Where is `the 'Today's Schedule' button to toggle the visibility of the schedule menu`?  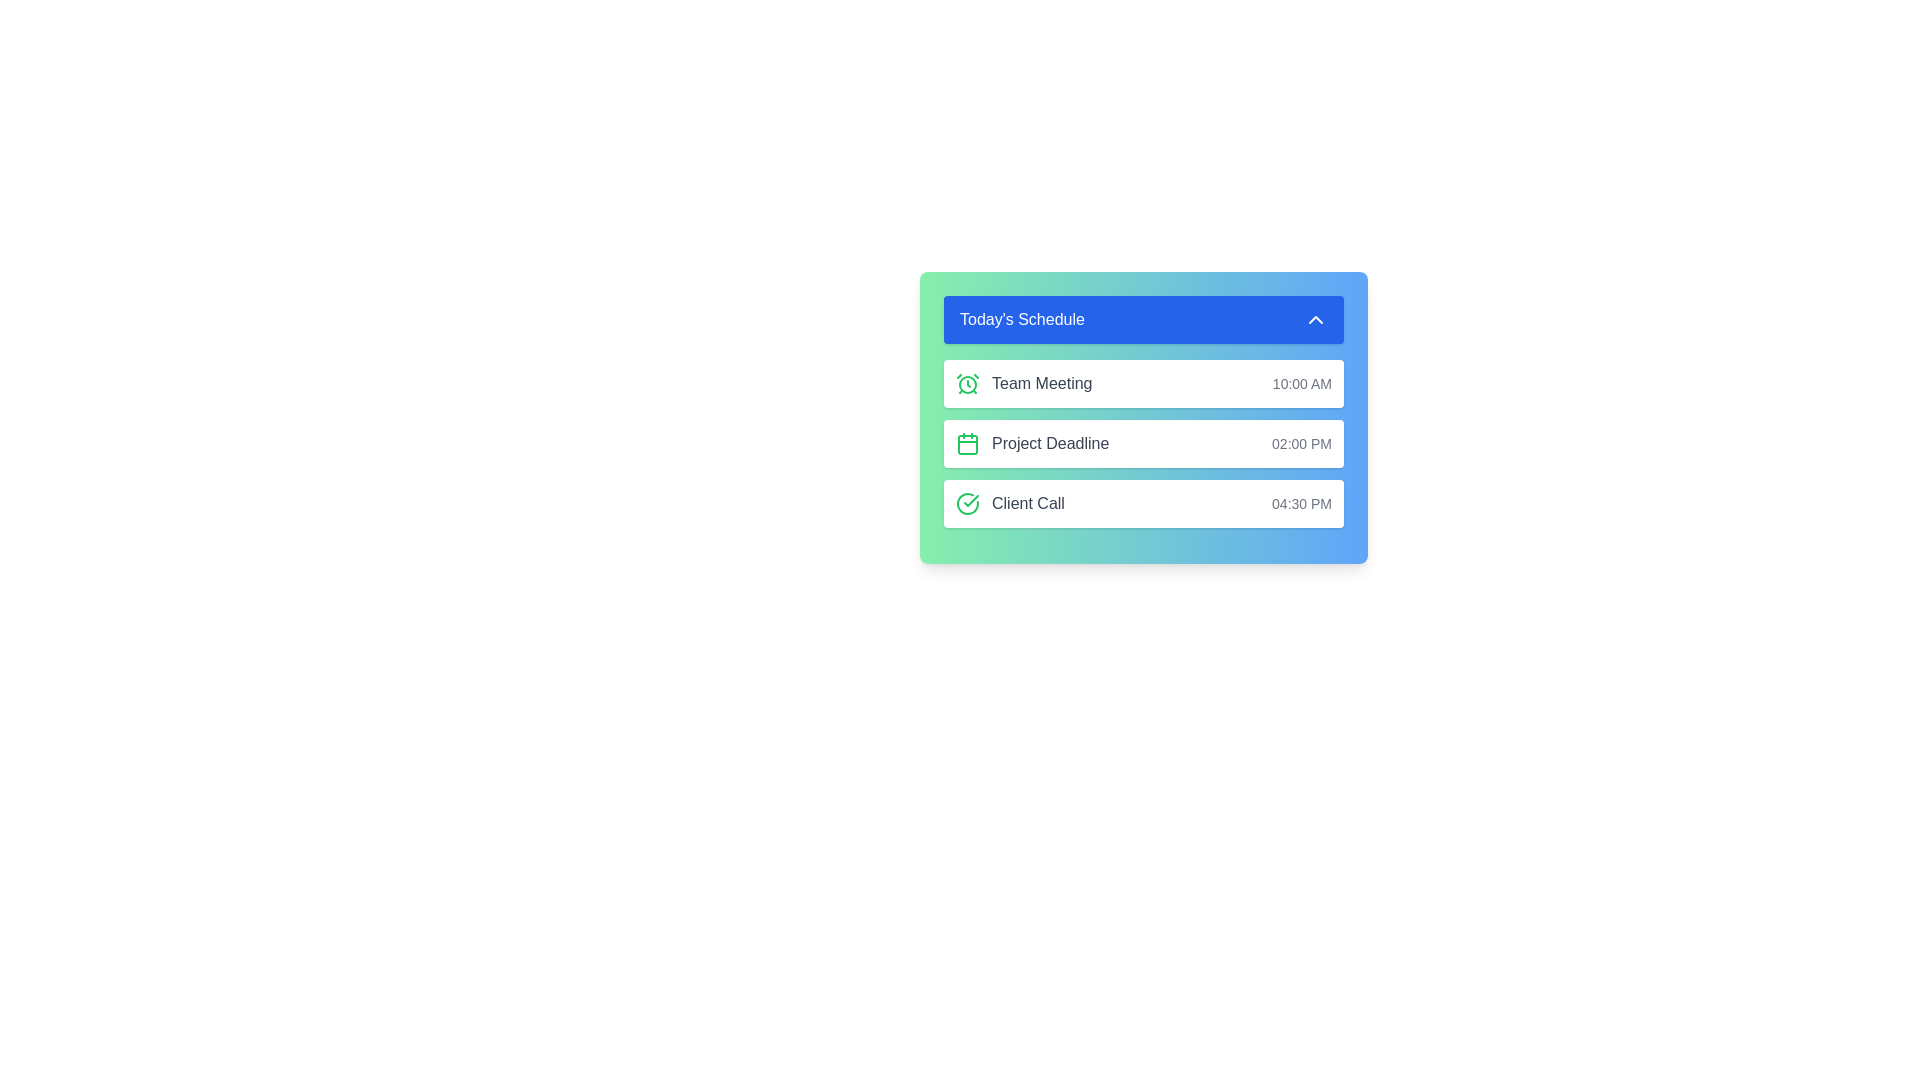
the 'Today's Schedule' button to toggle the visibility of the schedule menu is located at coordinates (1143, 319).